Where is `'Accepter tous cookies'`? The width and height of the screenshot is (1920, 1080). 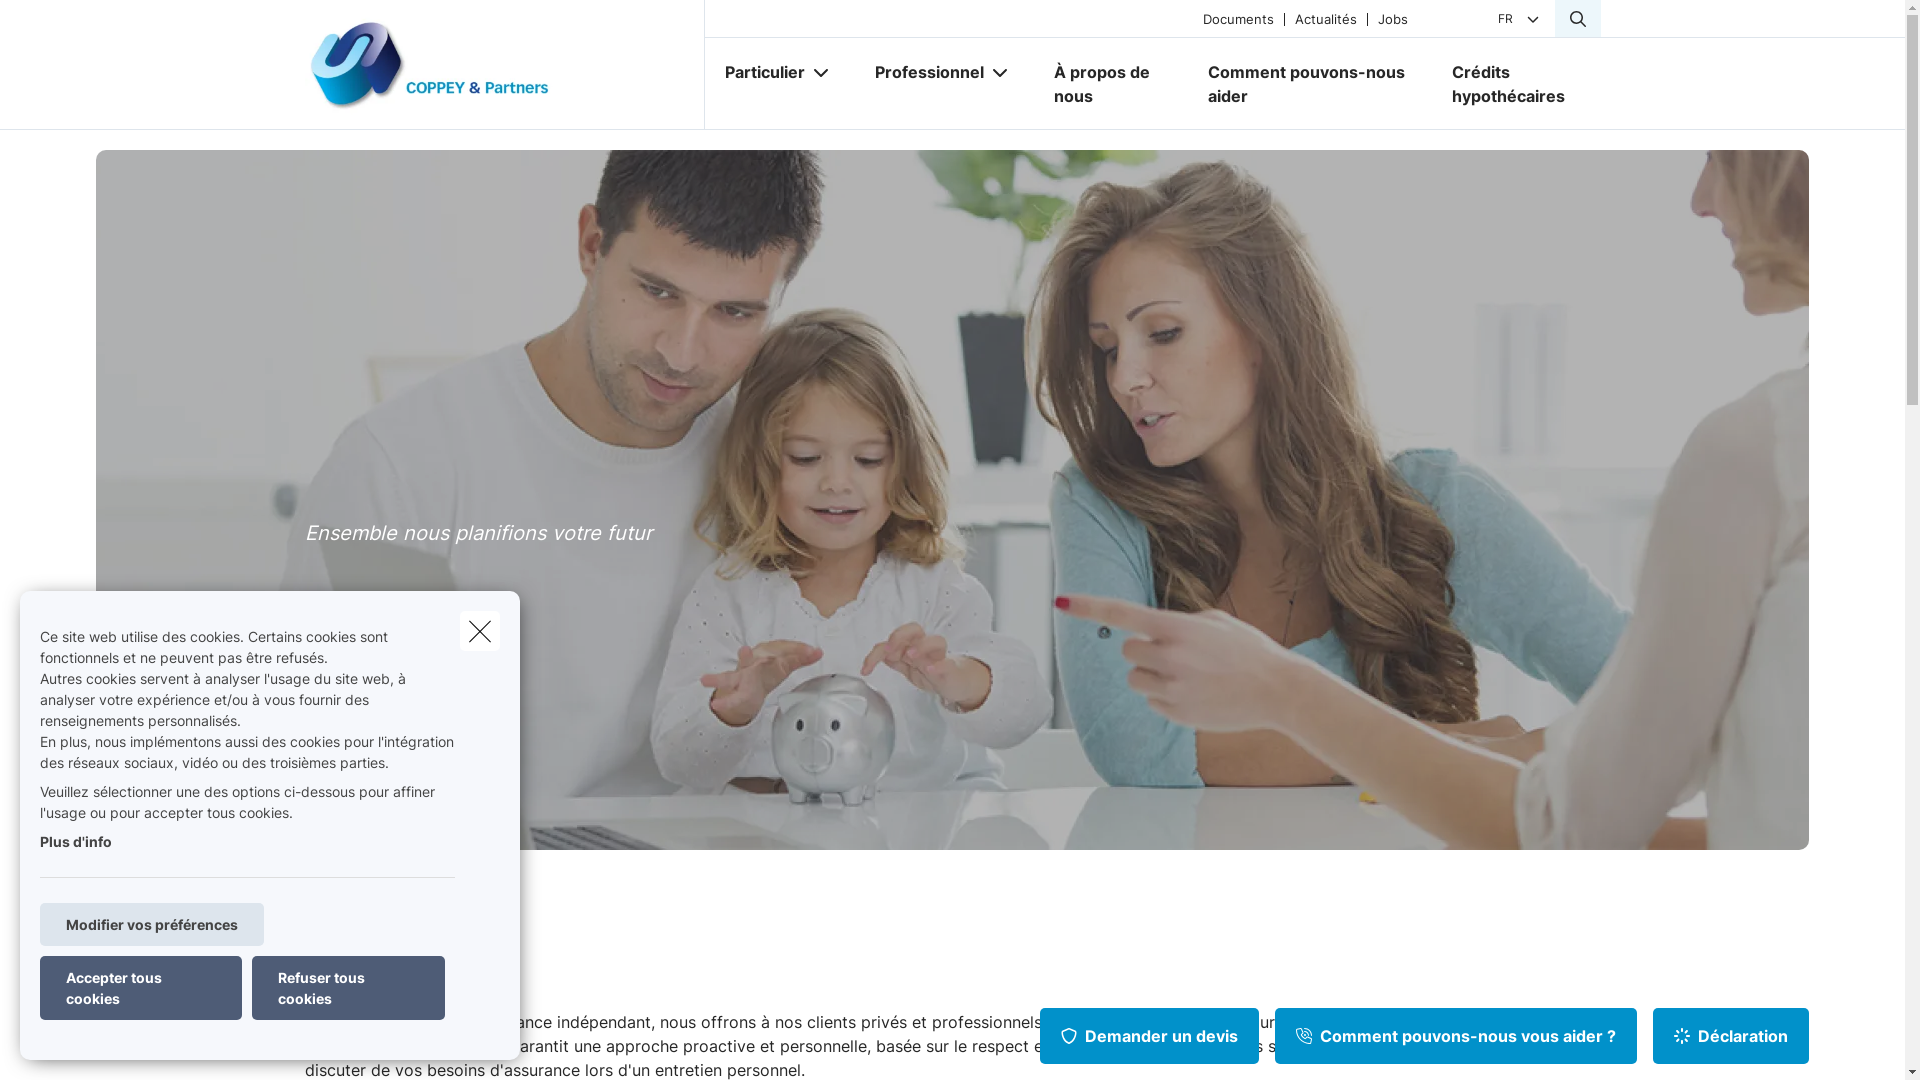
'Accepter tous cookies' is located at coordinates (39, 986).